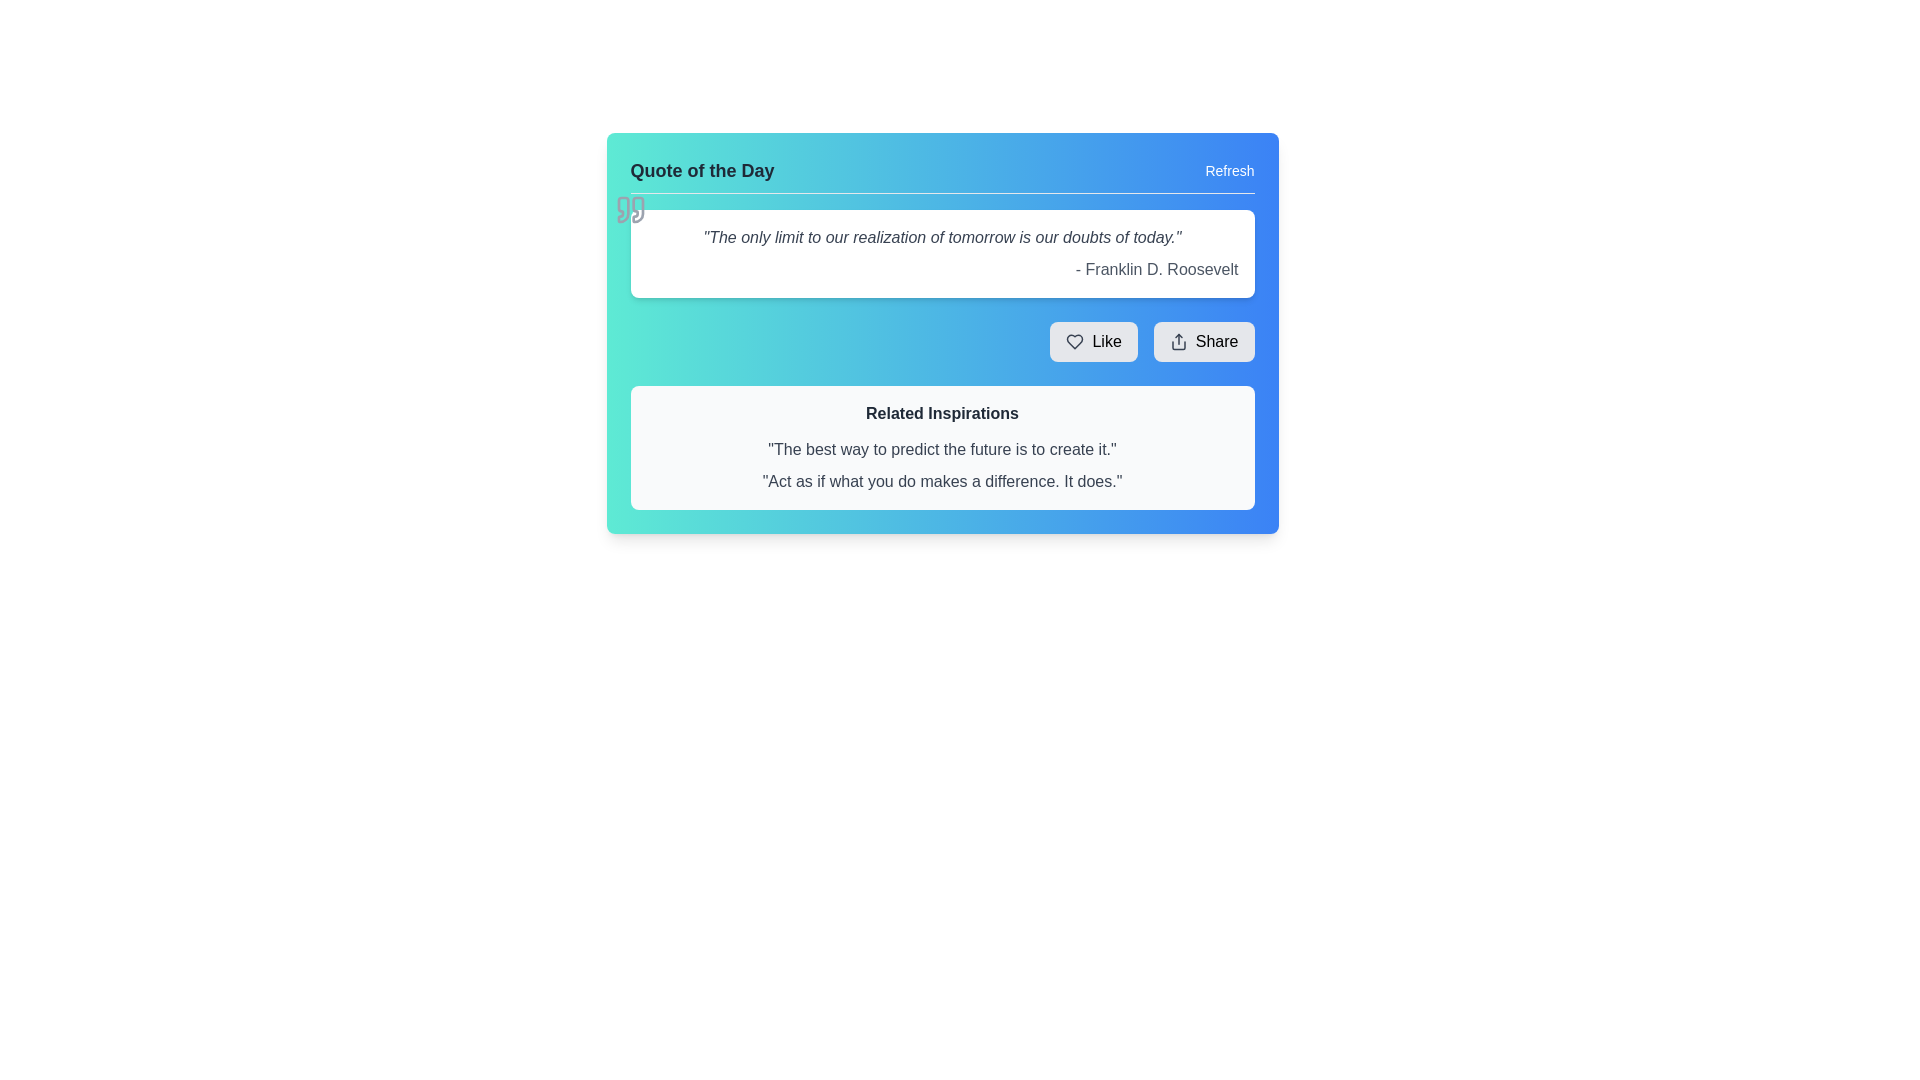  I want to click on the decorative icon associated with the 'like' or 'favorite' functionality, located to the leftmost of the 'Like' button in the center-right section of the card, so click(1074, 341).